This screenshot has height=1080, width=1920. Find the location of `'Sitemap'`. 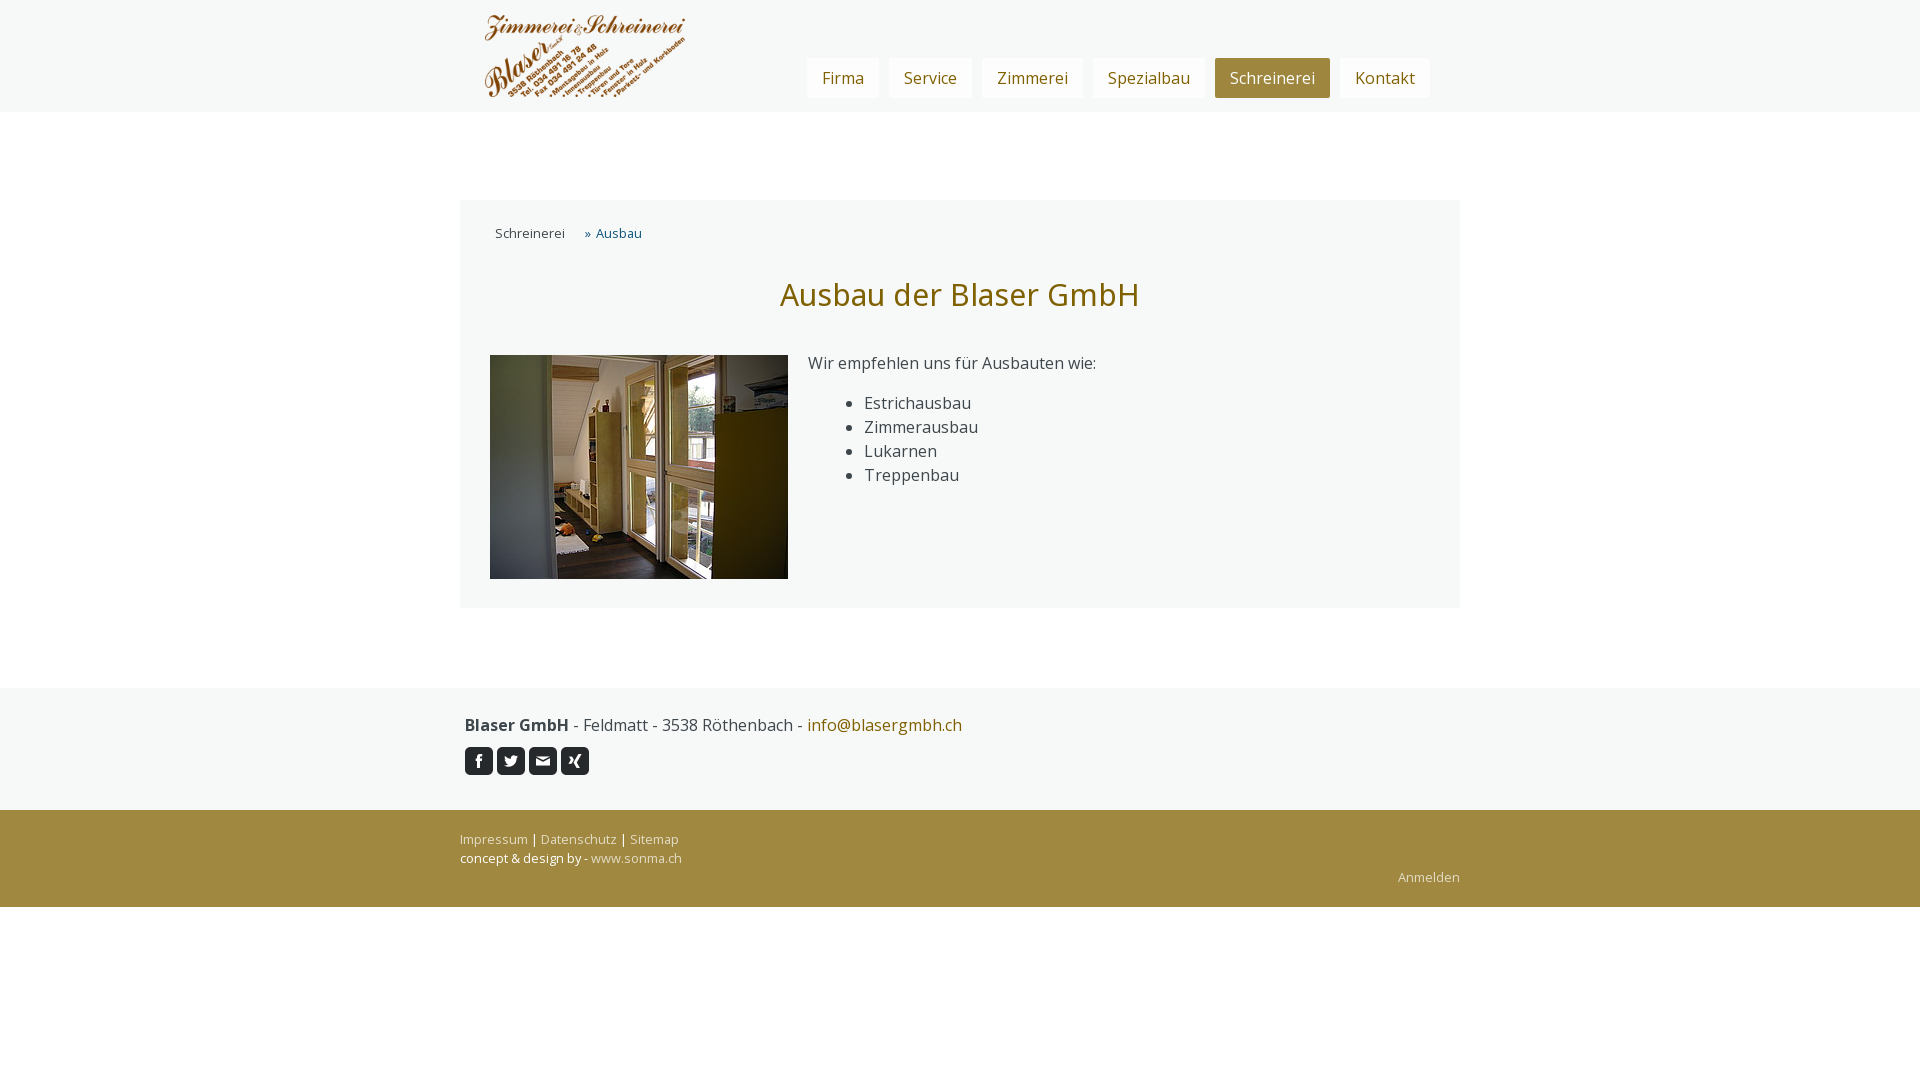

'Sitemap' is located at coordinates (628, 839).